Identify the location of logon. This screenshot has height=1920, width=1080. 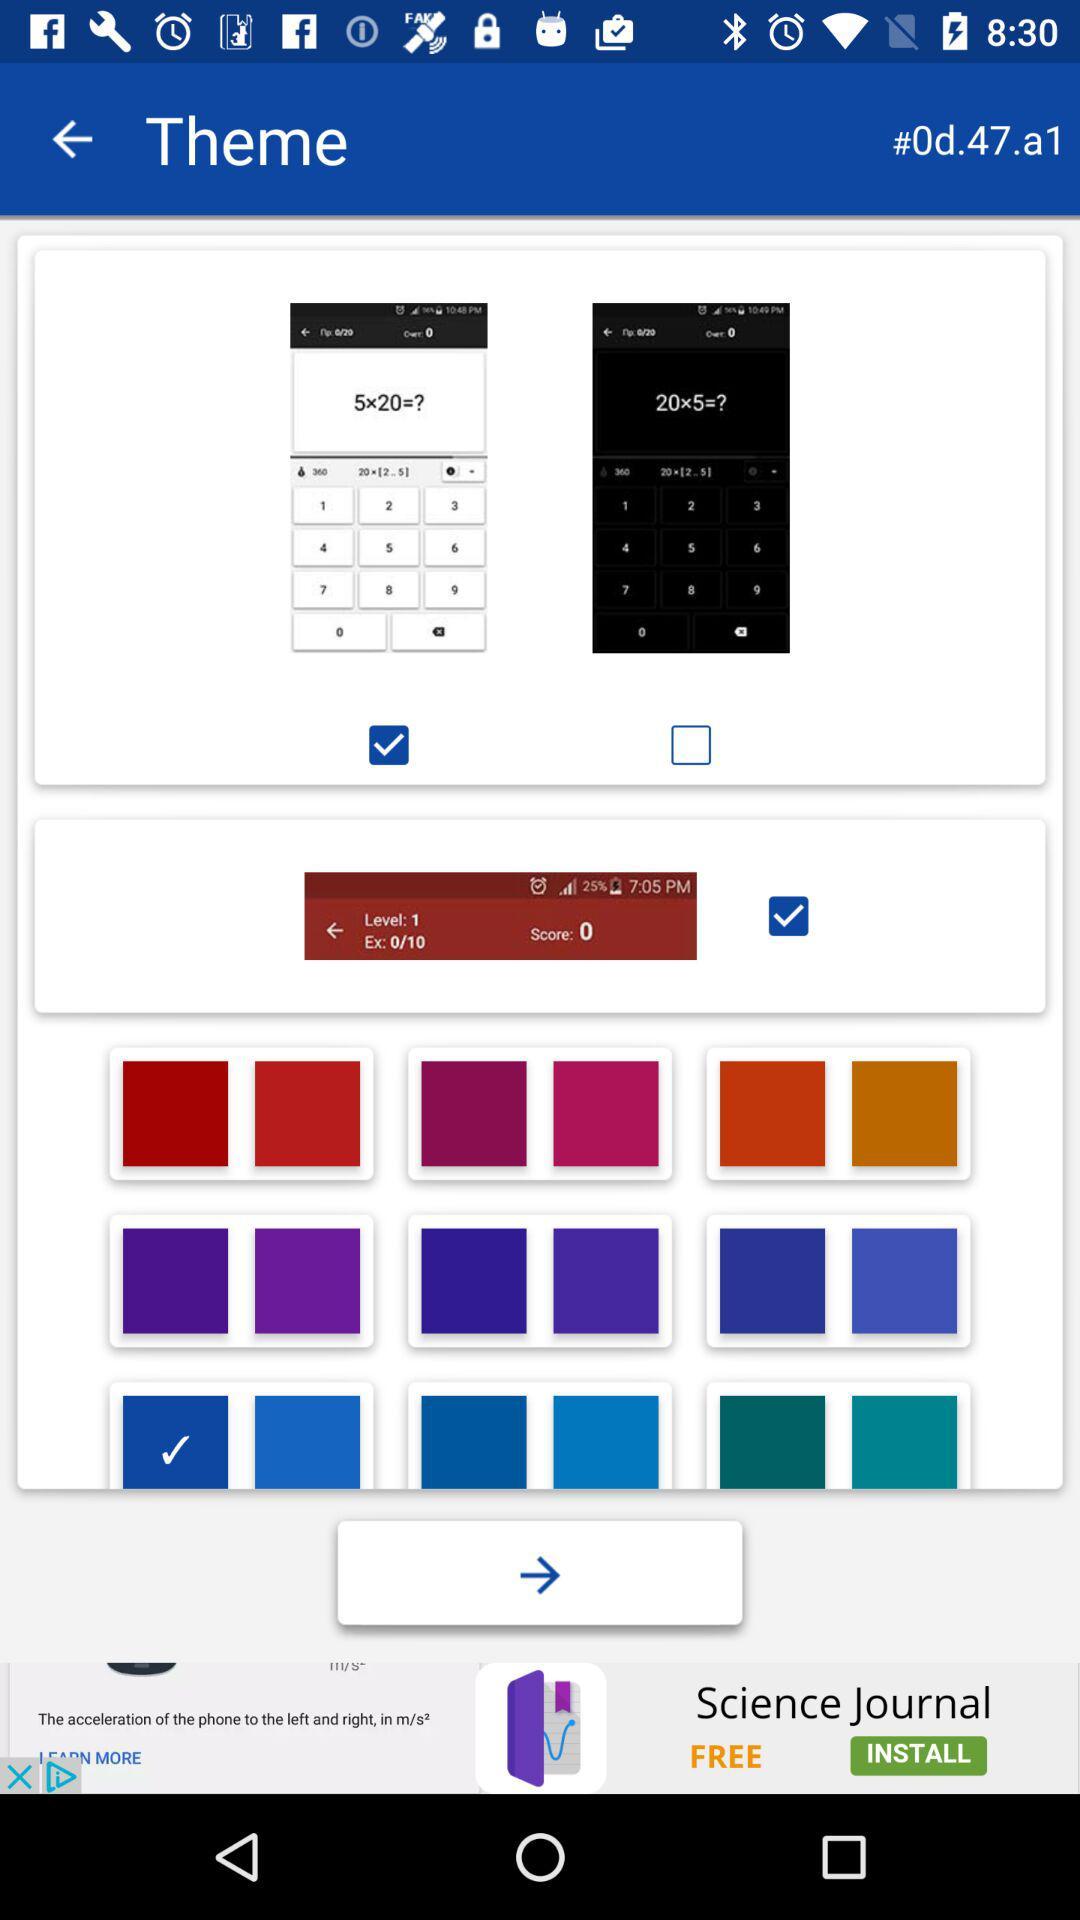
(174, 1281).